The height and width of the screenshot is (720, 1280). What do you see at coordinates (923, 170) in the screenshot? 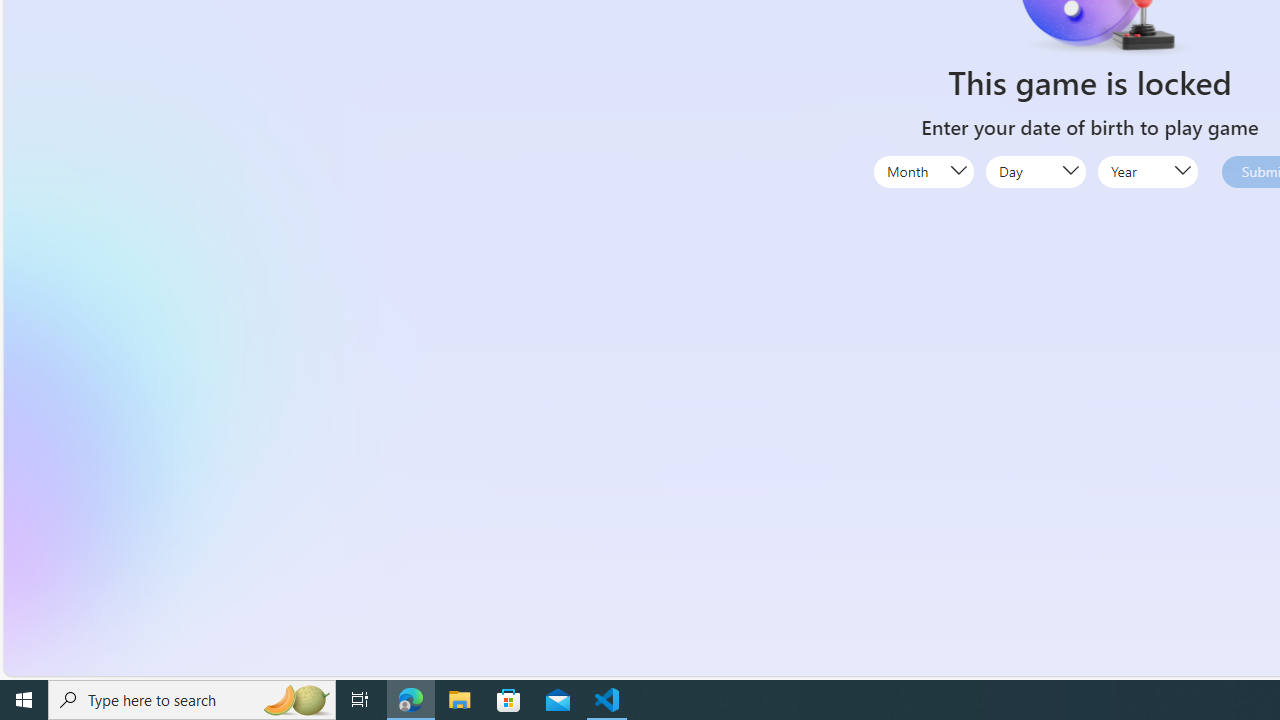
I see `'Month'` at bounding box center [923, 170].